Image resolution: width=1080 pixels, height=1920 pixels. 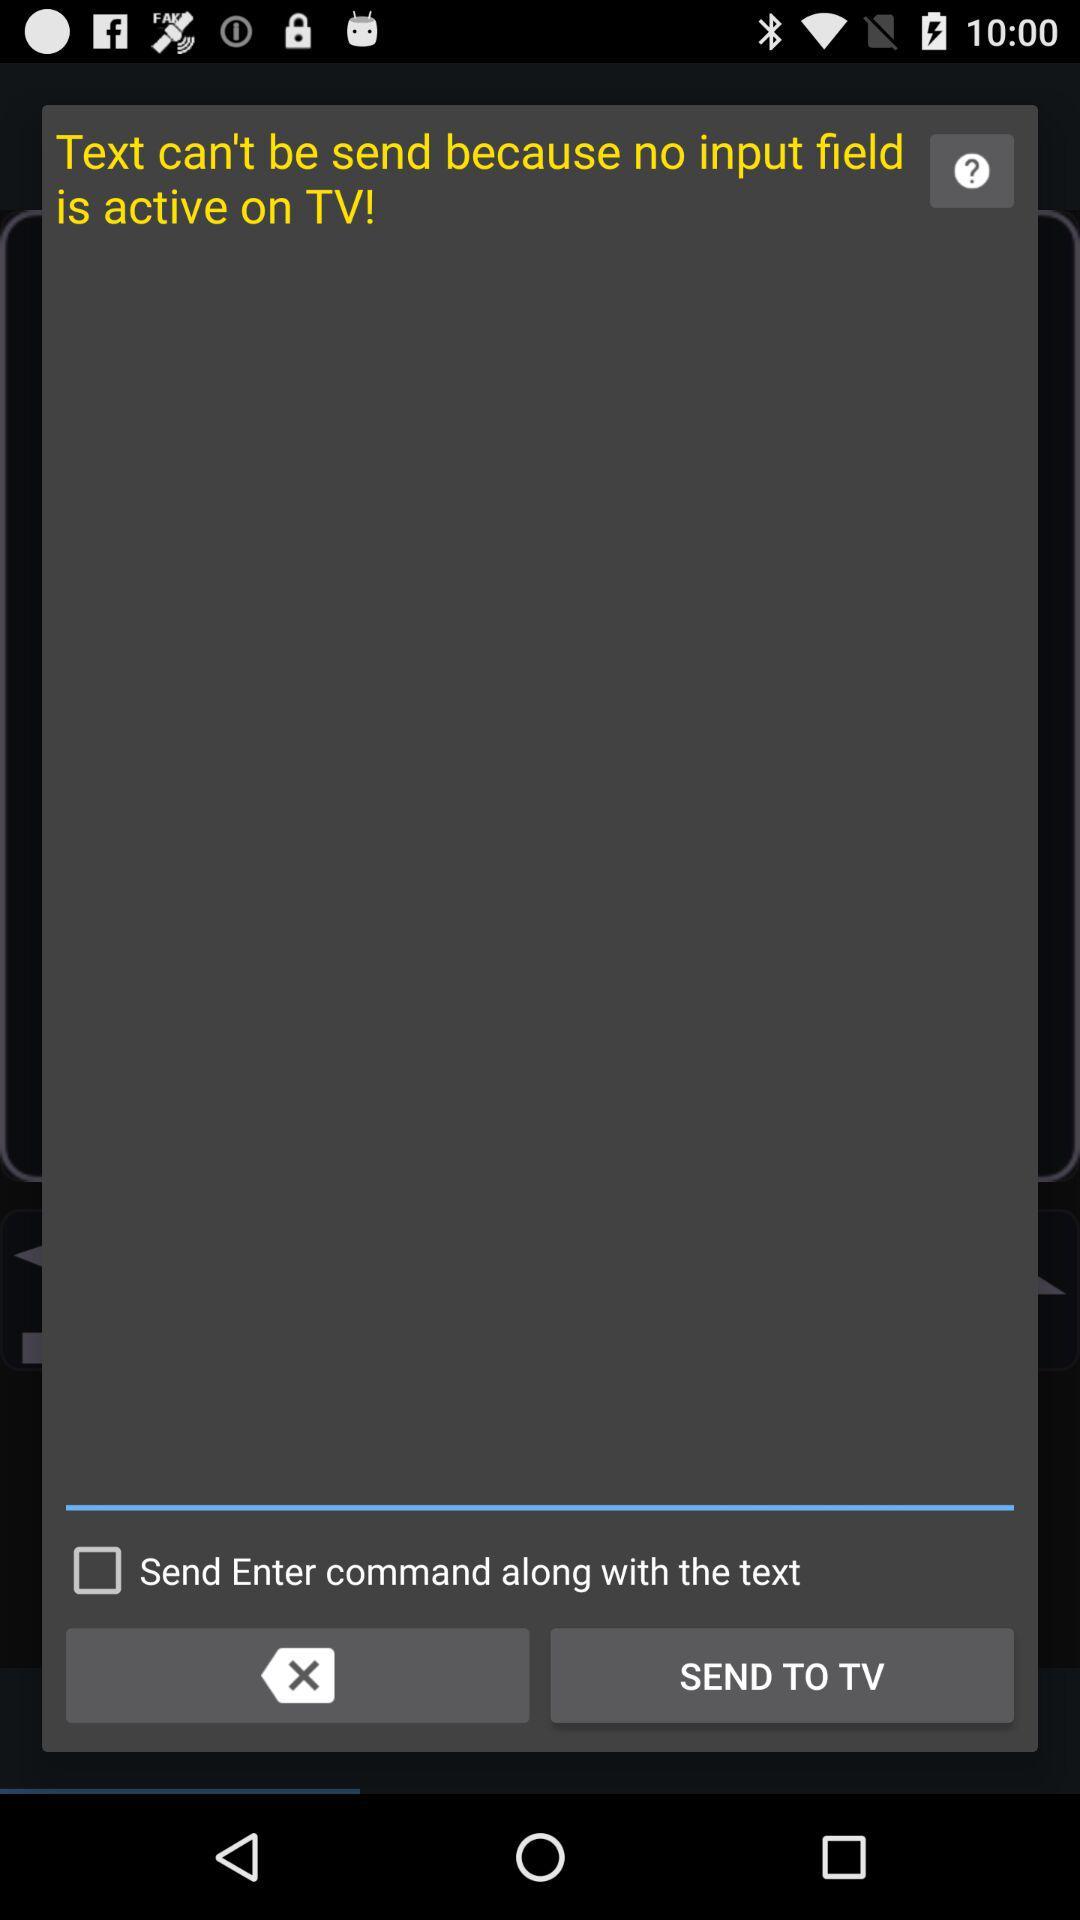 What do you see at coordinates (297, 1675) in the screenshot?
I see `icon next to send to tv item` at bounding box center [297, 1675].